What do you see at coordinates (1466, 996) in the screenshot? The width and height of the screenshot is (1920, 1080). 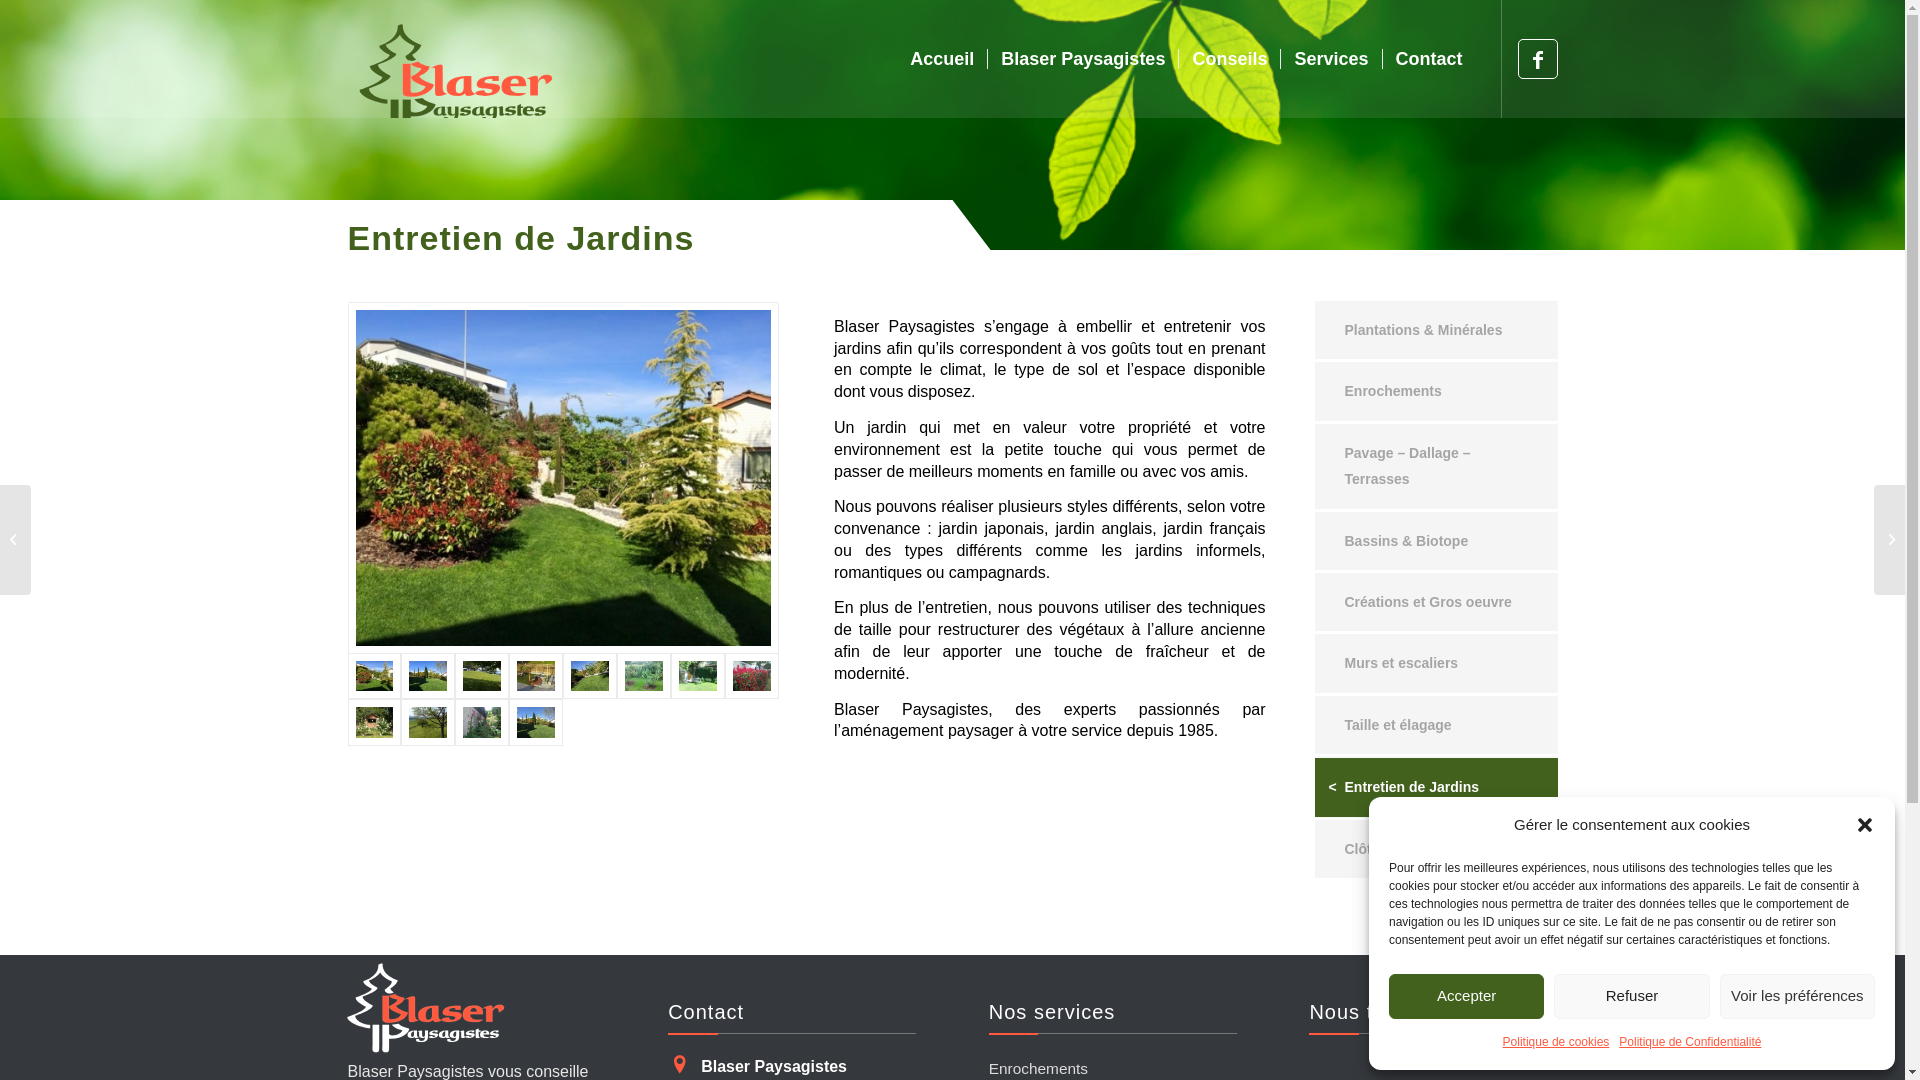 I see `'Accepter'` at bounding box center [1466, 996].